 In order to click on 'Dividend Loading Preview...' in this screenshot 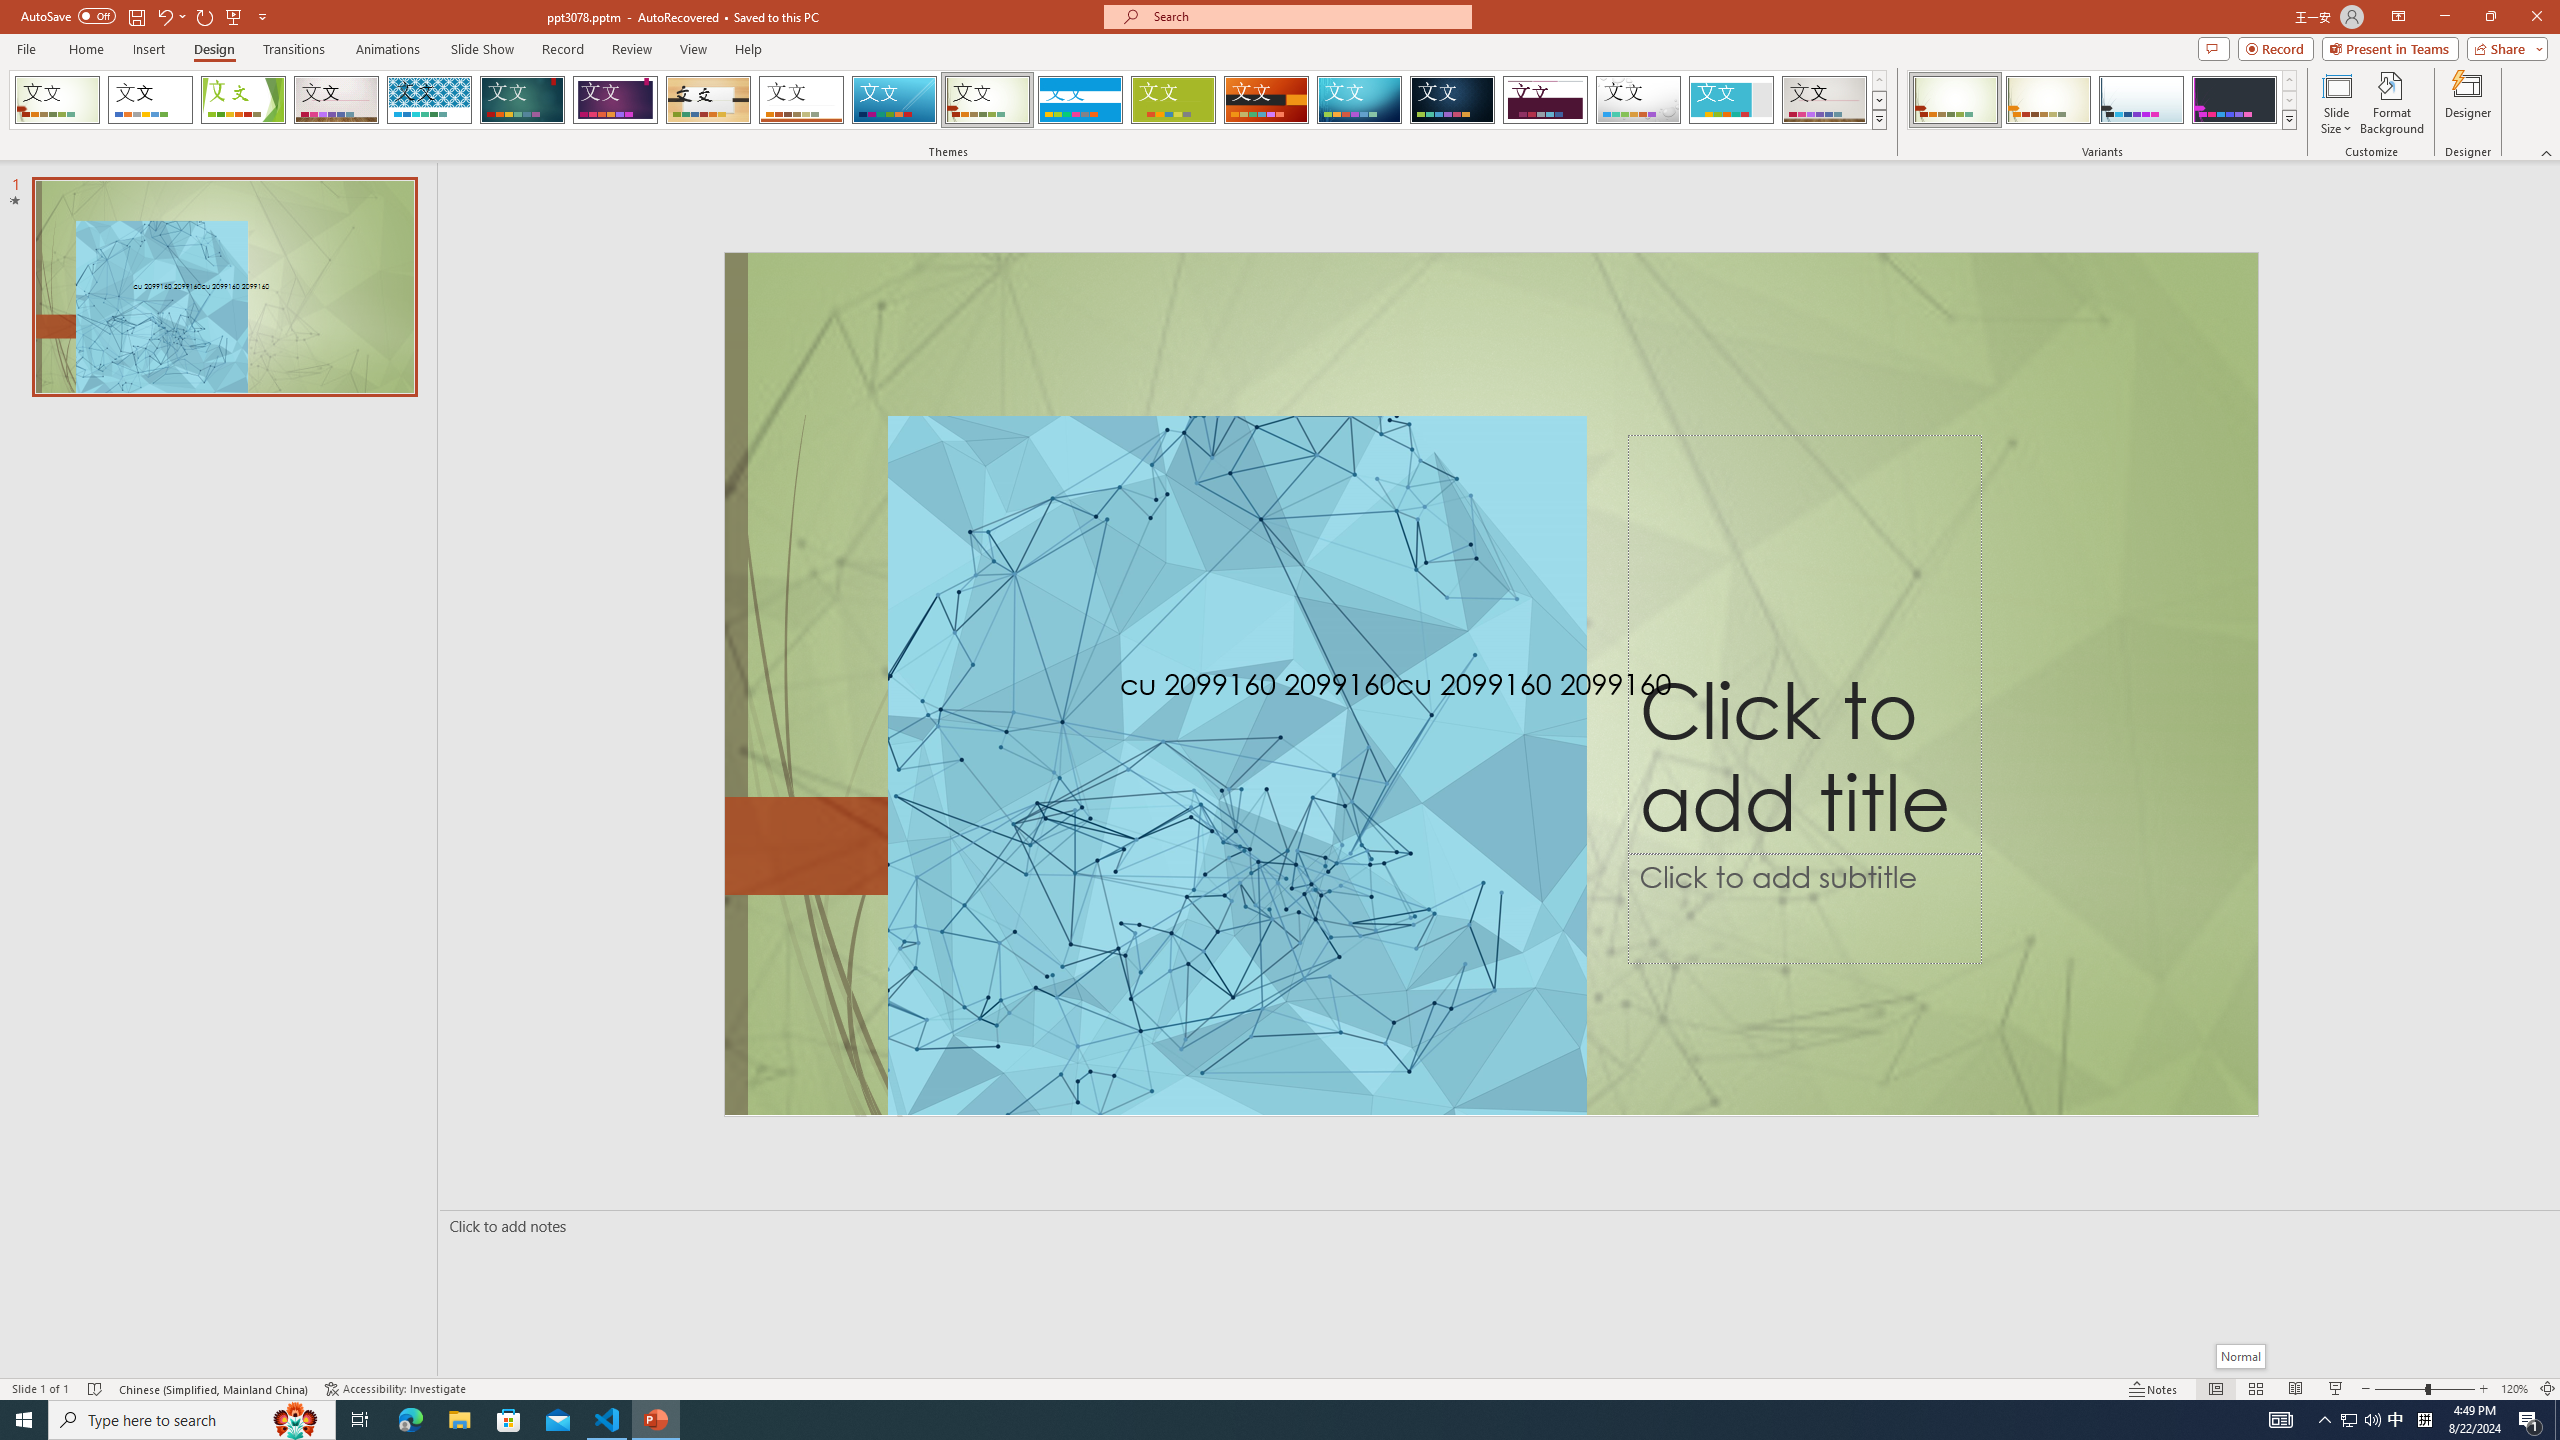, I will do `click(1545, 99)`.